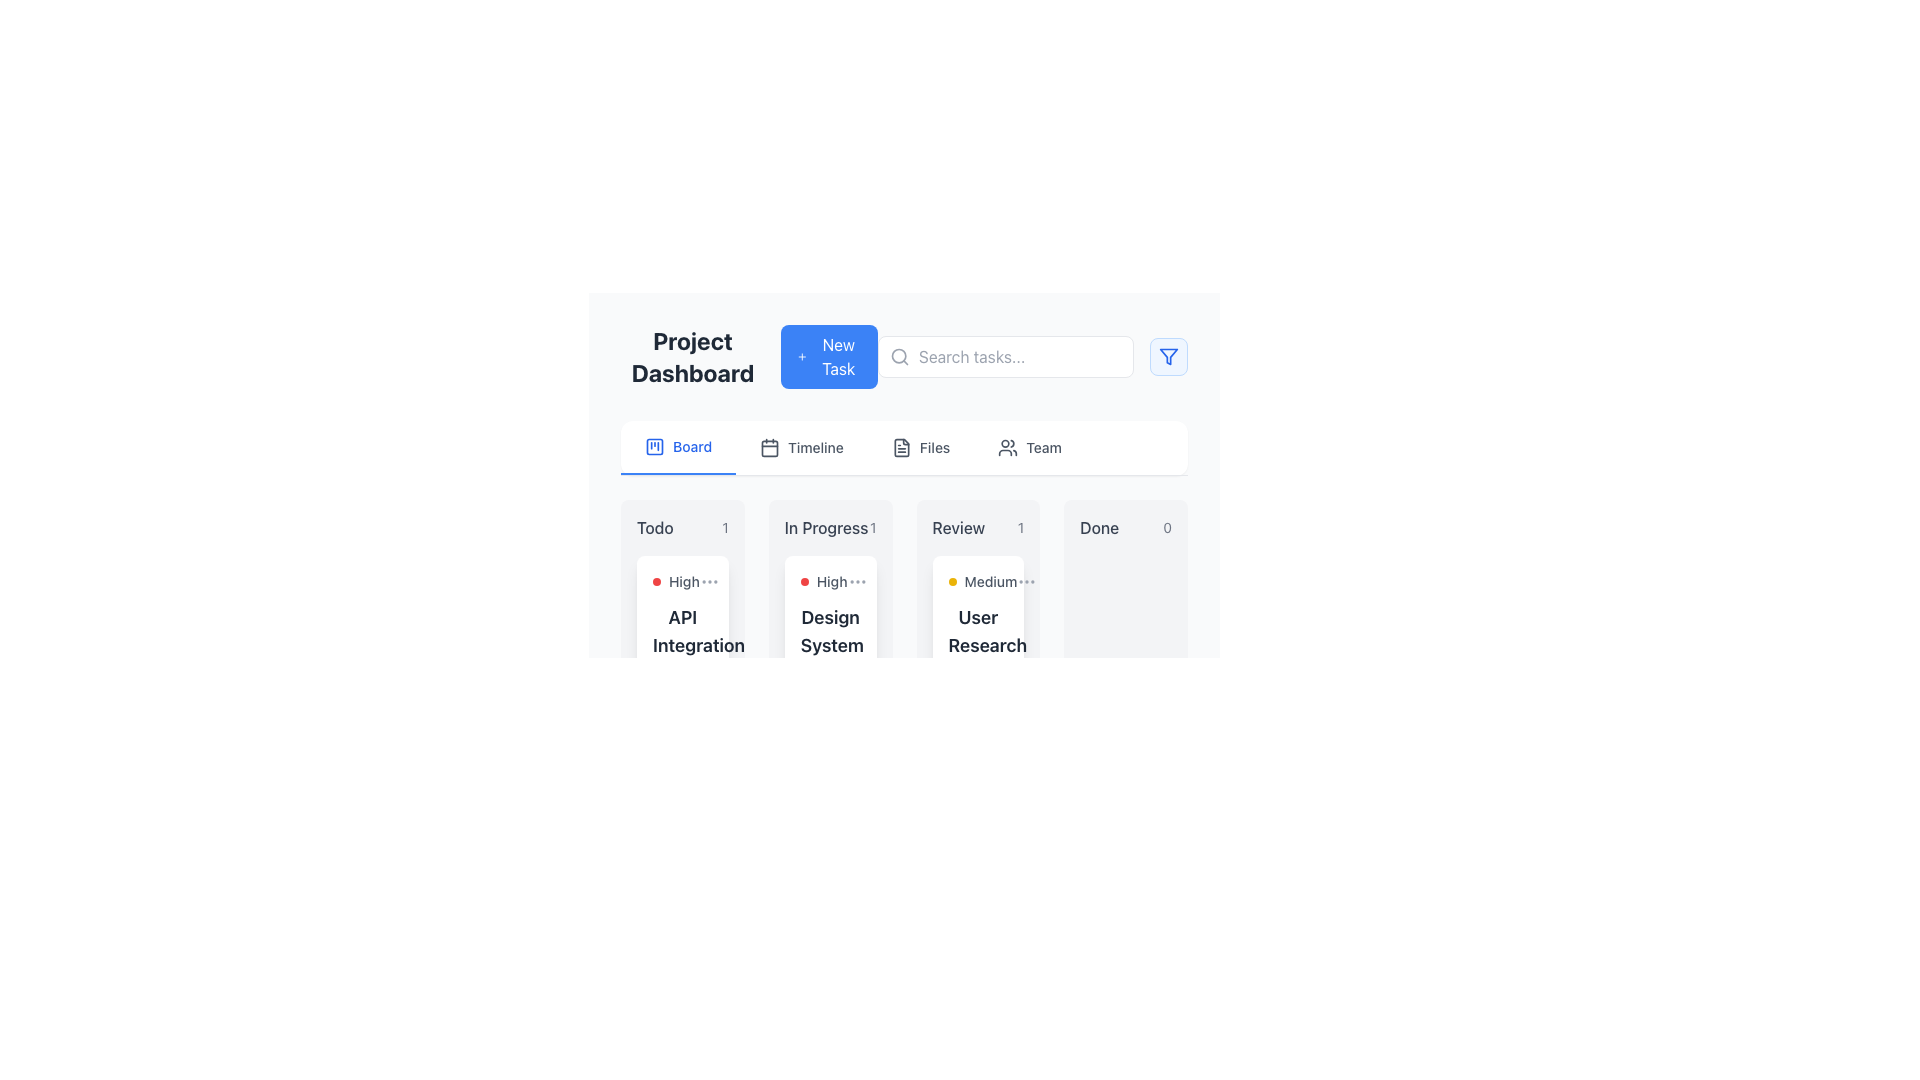 This screenshot has width=1920, height=1080. I want to click on the document icon located in the navigation options, adjacent to the 'Board', 'Timeline', and 'Team' icons, so click(900, 446).